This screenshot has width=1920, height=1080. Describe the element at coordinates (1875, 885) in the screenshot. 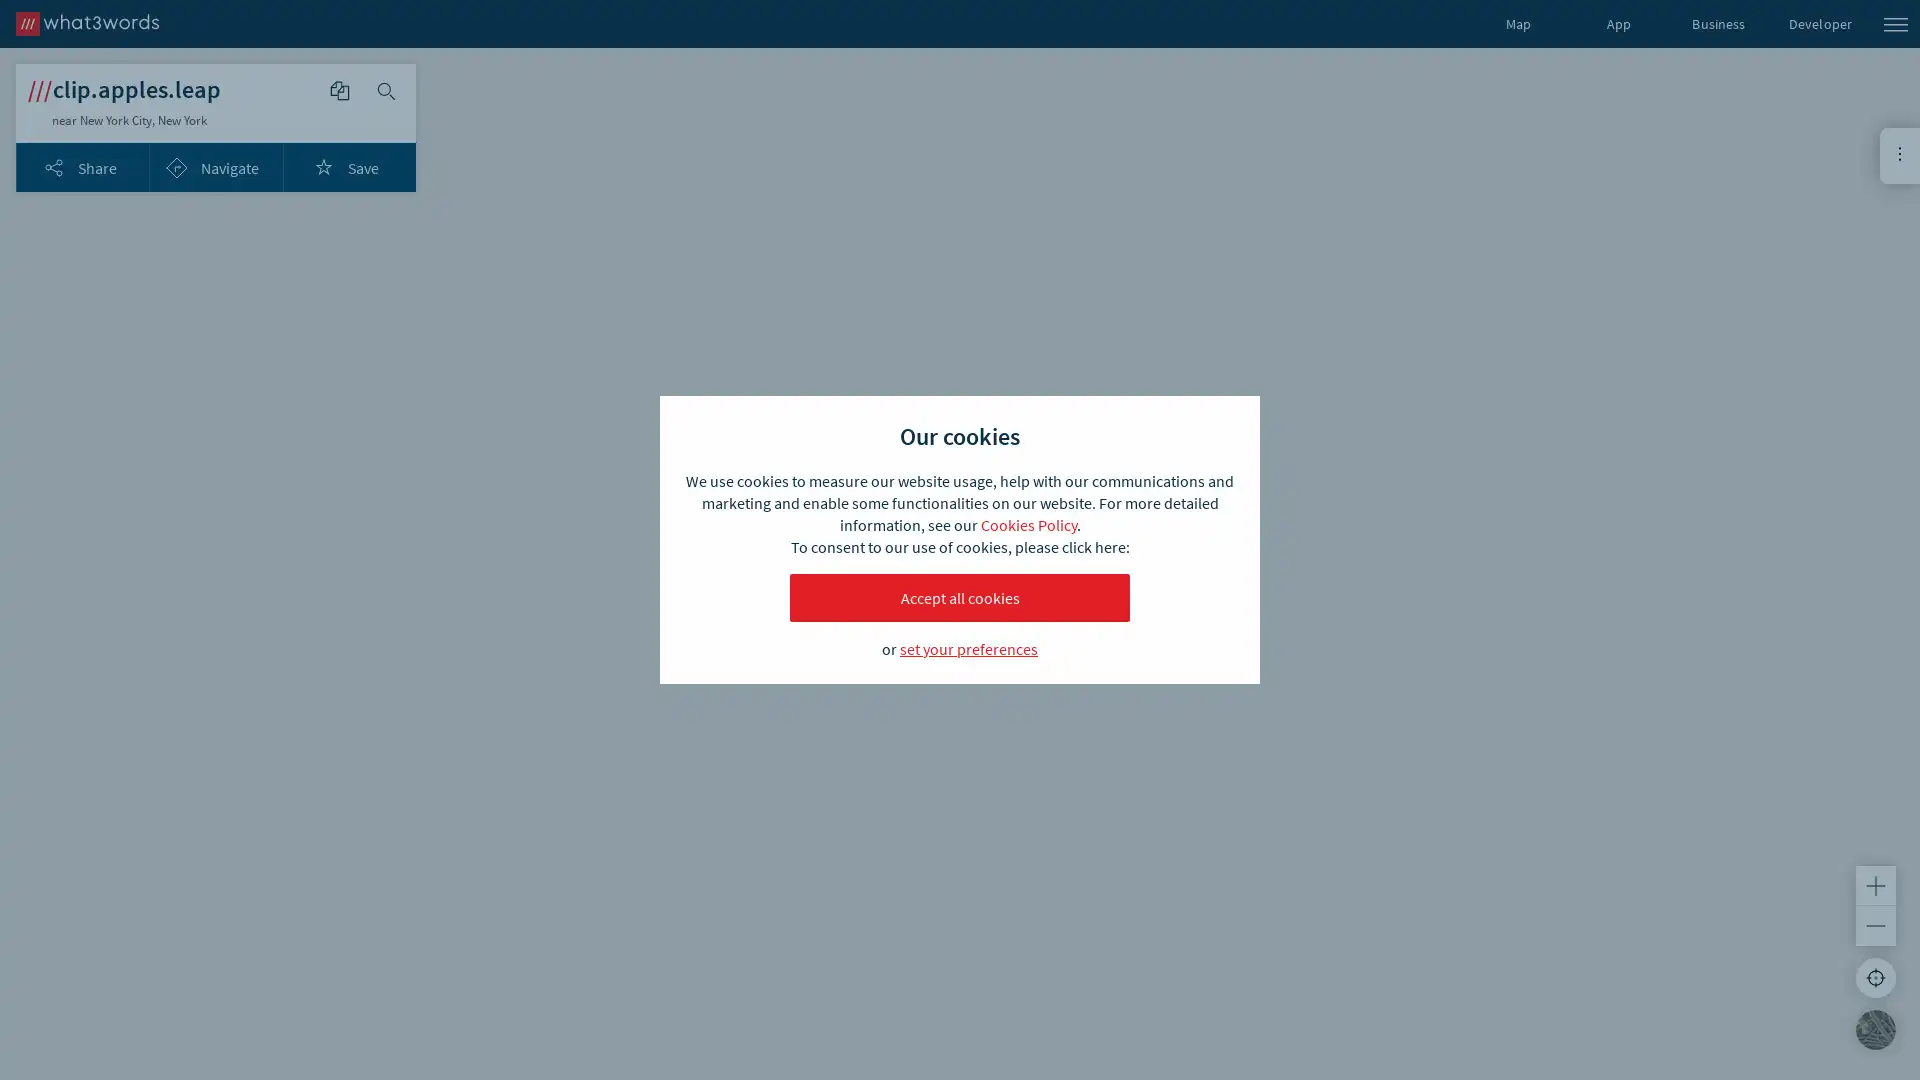

I see `Zoom in` at that location.